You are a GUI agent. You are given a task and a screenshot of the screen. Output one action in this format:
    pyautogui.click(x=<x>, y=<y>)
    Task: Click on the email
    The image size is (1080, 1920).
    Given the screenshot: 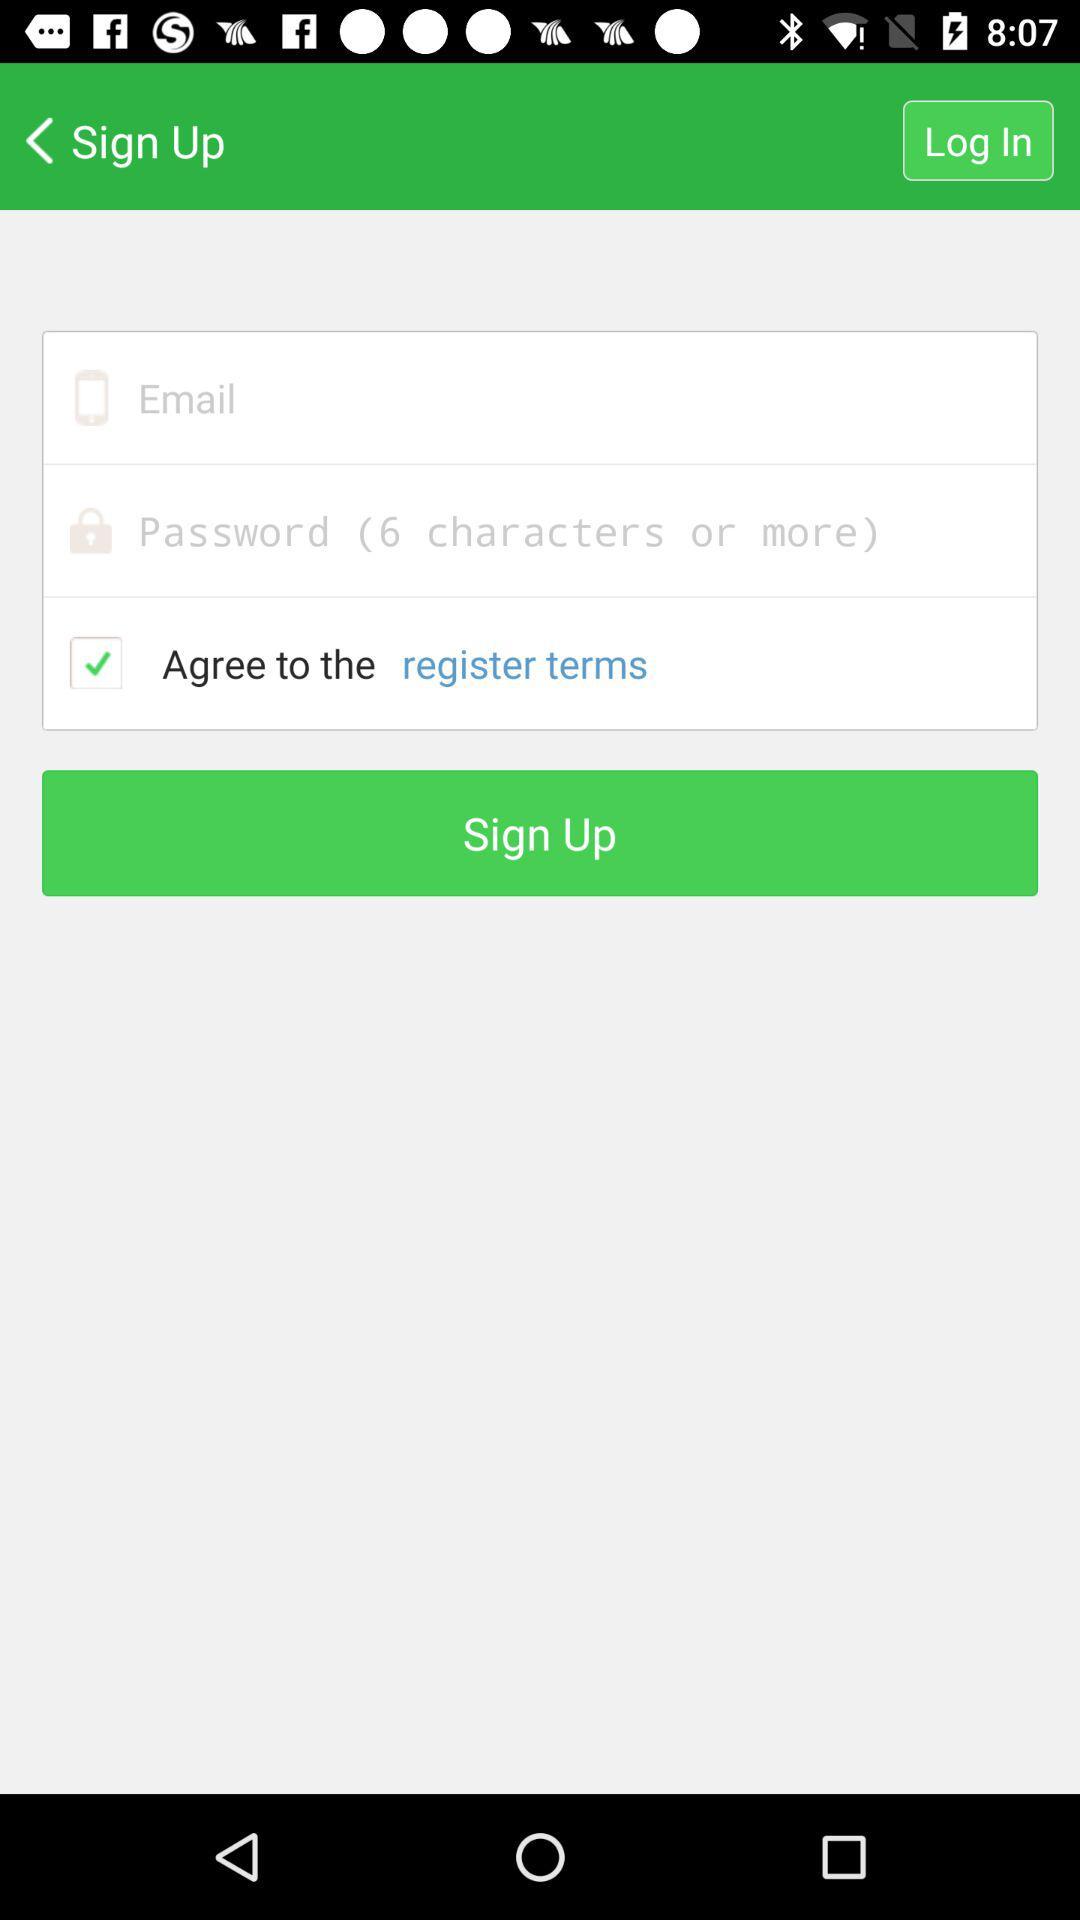 What is the action you would take?
    pyautogui.click(x=540, y=397)
    